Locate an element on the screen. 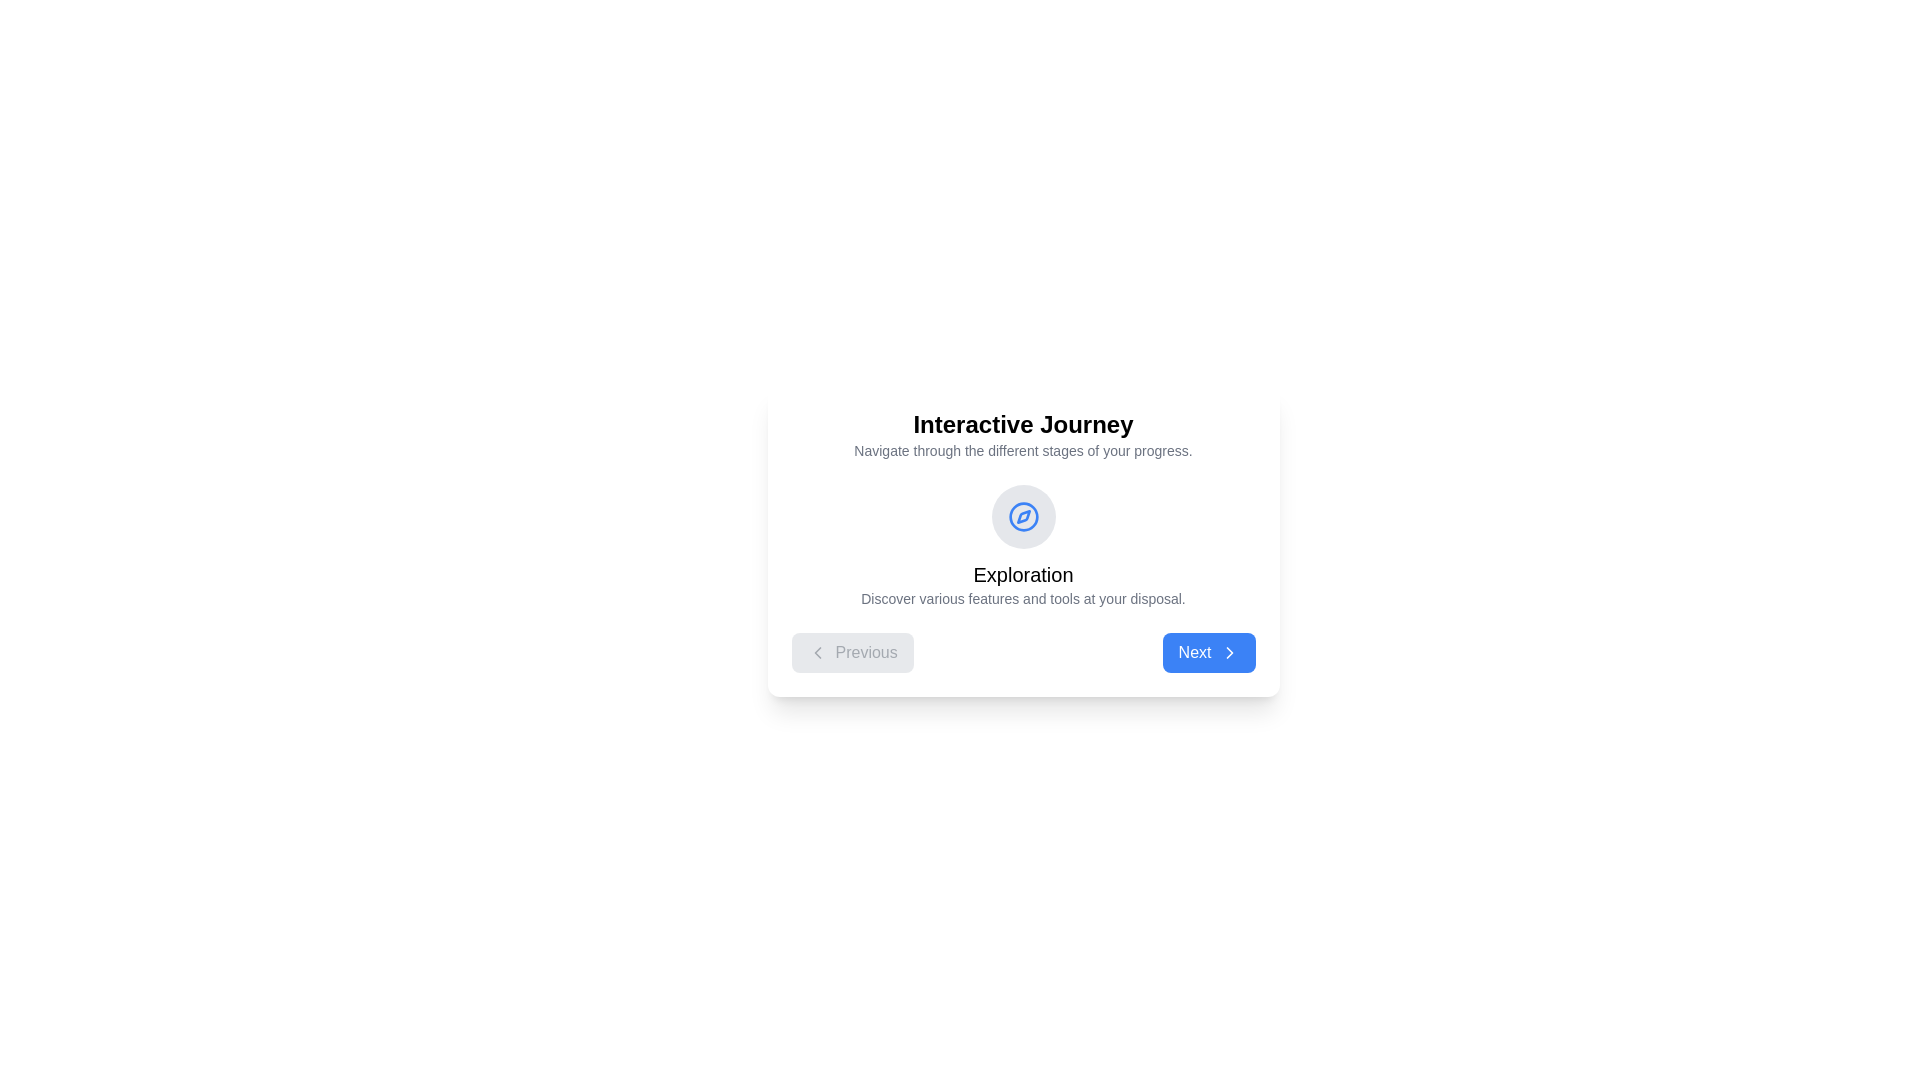  the right-pointing chevron icon located at the rightmost end of the 'Next' button for accessibility interactions is located at coordinates (1228, 652).